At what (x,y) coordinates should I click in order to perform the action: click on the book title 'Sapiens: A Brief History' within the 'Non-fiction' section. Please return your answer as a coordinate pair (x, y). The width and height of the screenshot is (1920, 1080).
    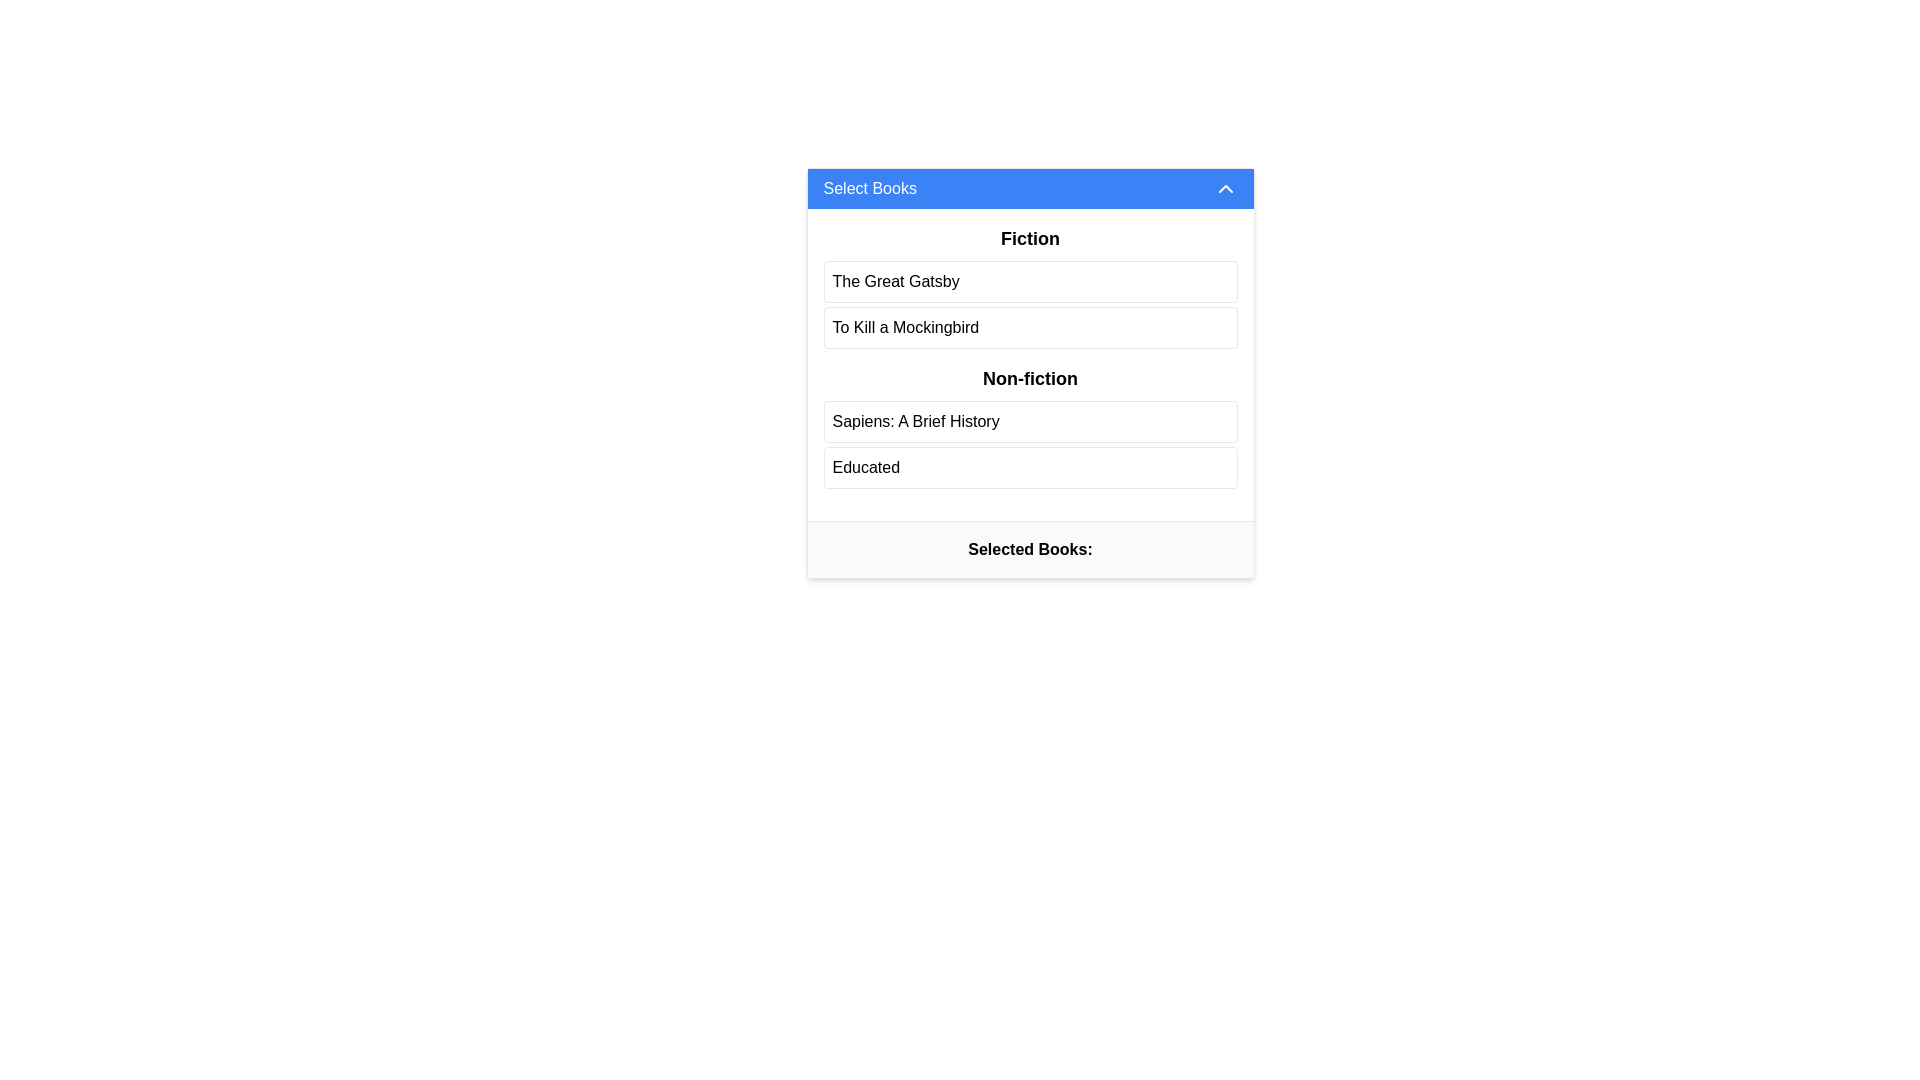
    Looking at the image, I should click on (1030, 426).